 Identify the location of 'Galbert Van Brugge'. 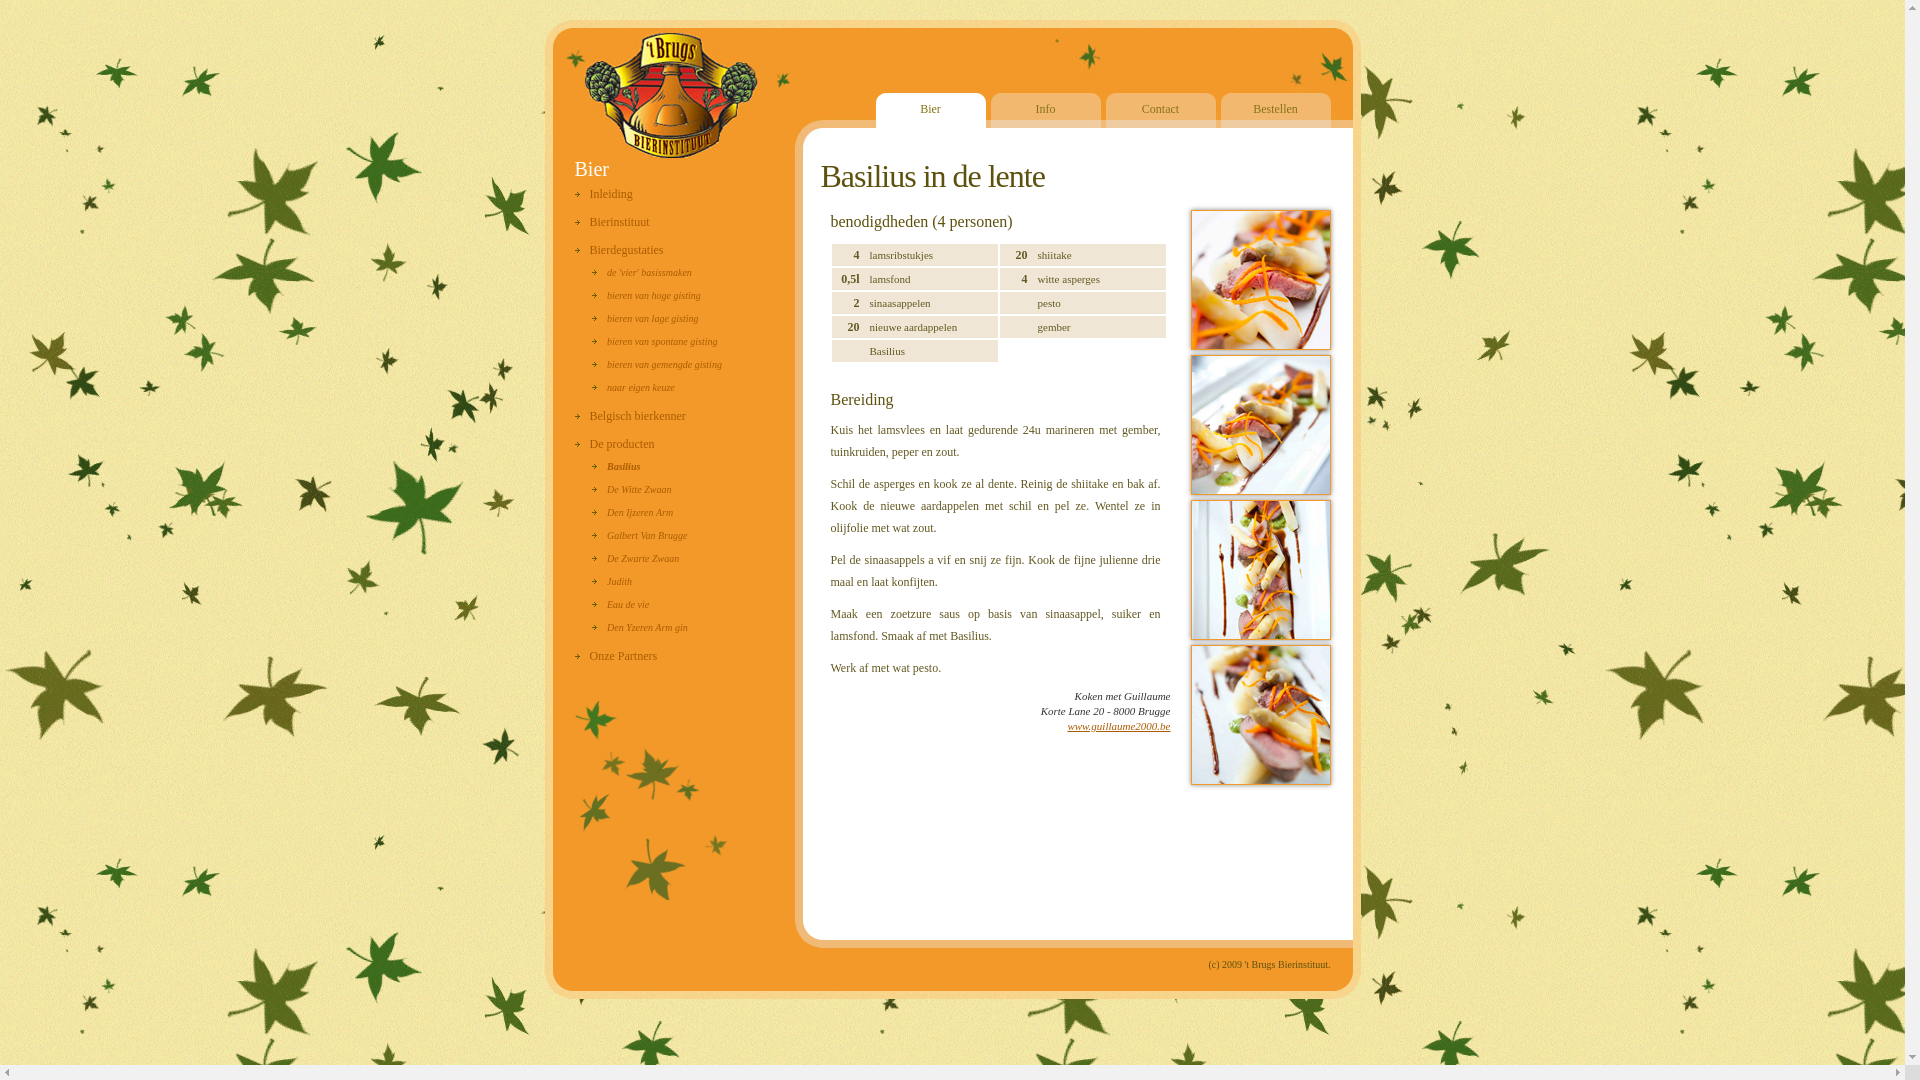
(590, 534).